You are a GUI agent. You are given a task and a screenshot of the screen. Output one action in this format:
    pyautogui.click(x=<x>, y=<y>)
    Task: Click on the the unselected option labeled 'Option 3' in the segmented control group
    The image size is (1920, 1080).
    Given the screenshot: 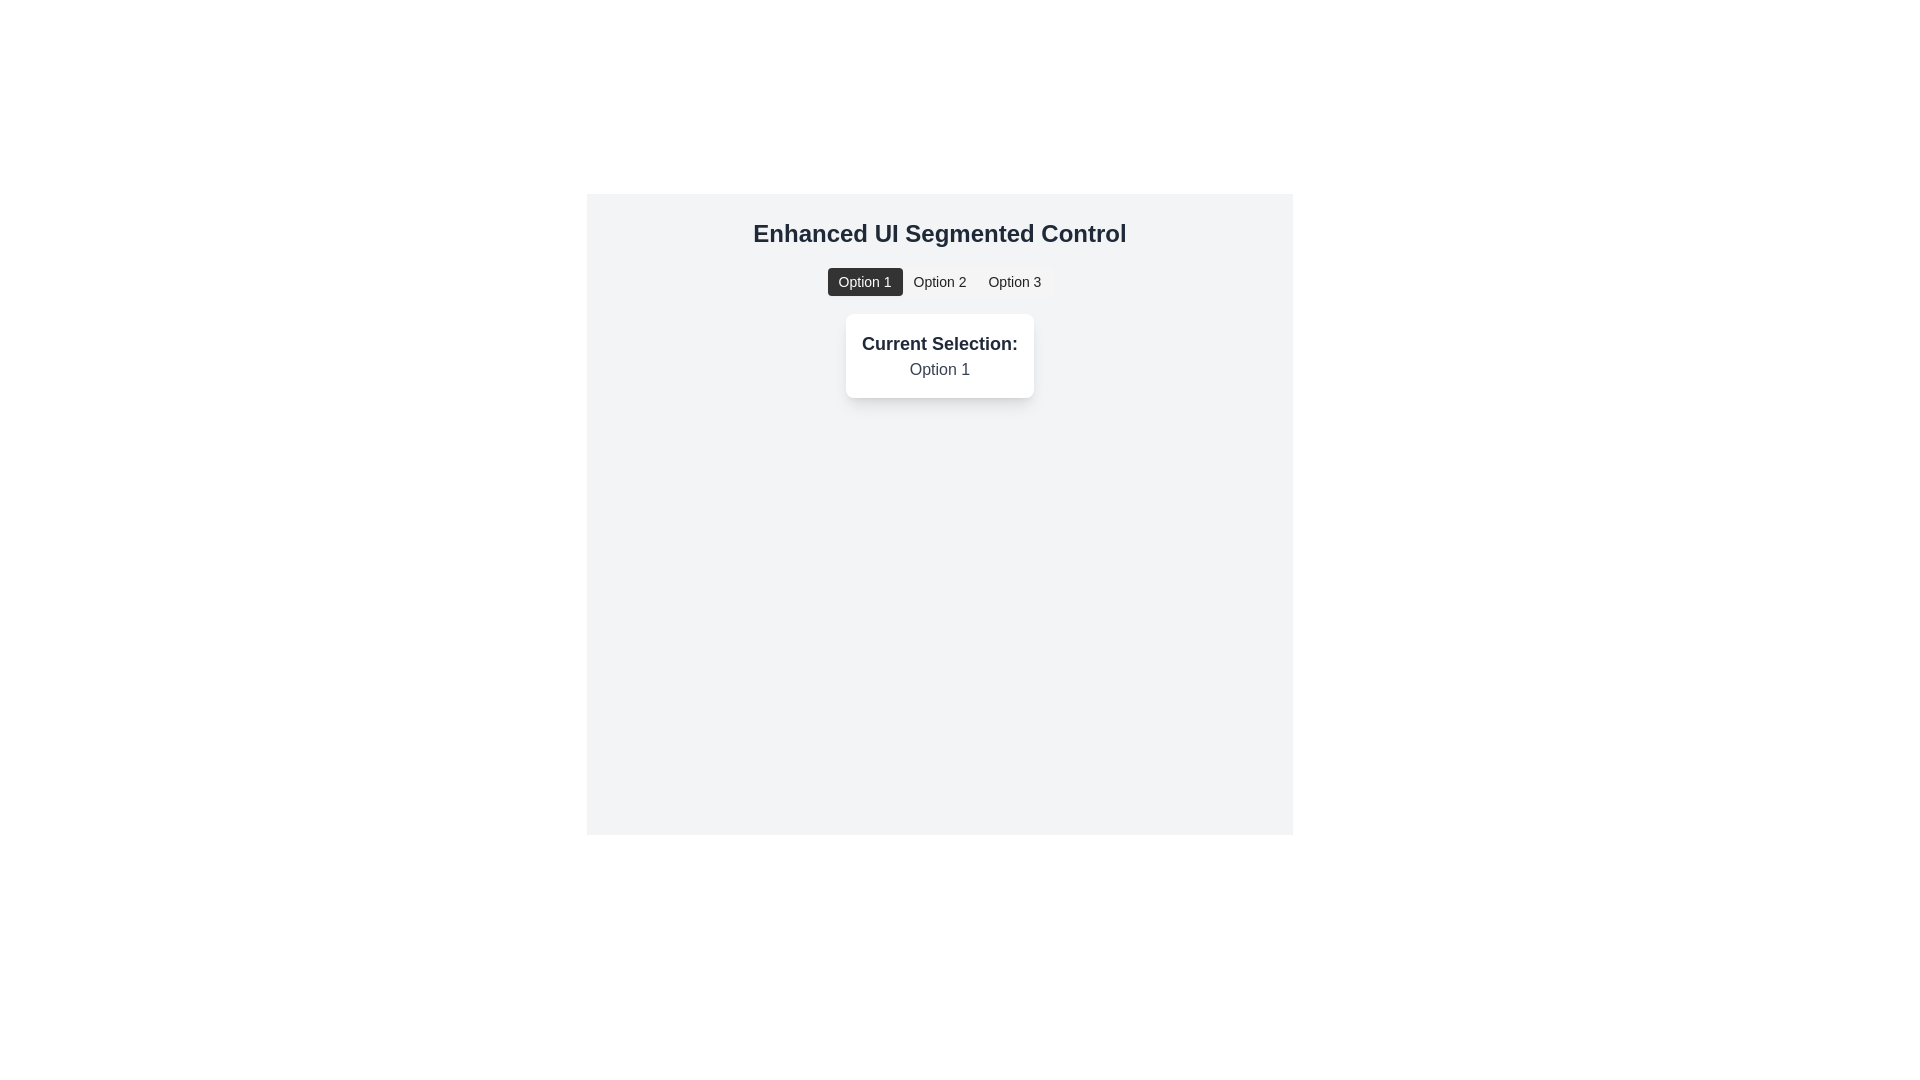 What is the action you would take?
    pyautogui.click(x=1014, y=281)
    